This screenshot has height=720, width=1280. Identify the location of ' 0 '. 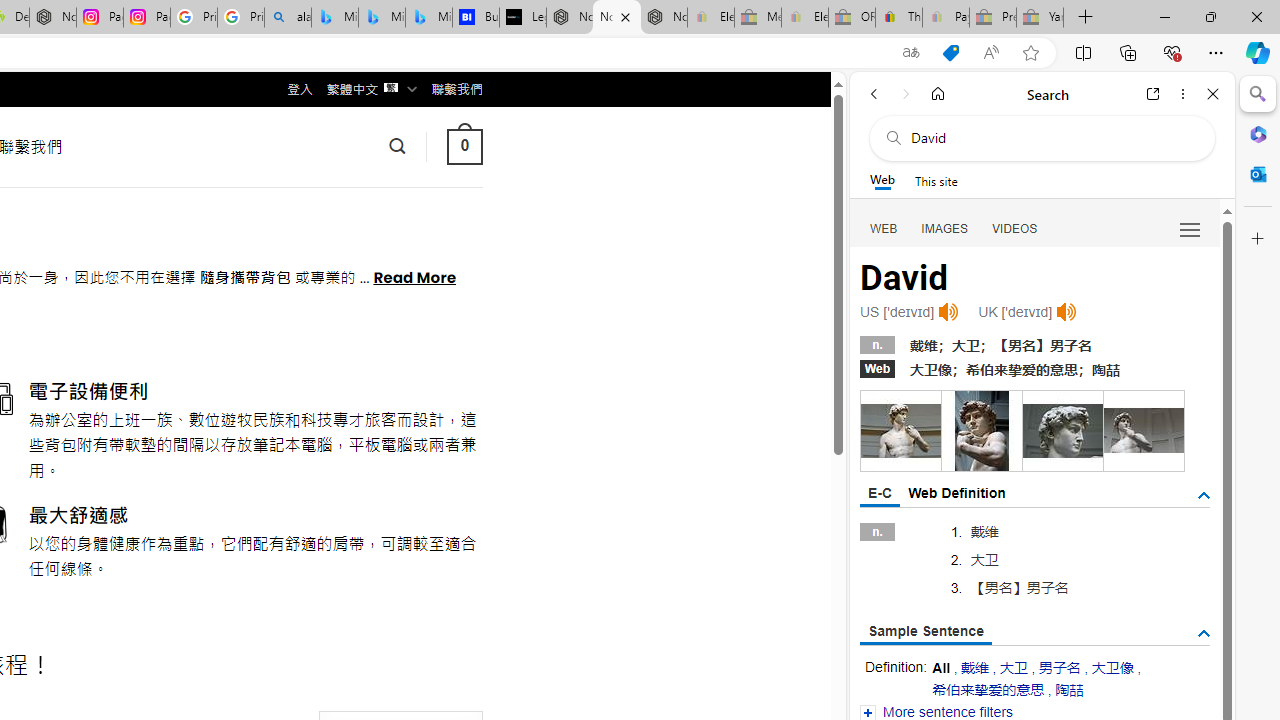
(463, 145).